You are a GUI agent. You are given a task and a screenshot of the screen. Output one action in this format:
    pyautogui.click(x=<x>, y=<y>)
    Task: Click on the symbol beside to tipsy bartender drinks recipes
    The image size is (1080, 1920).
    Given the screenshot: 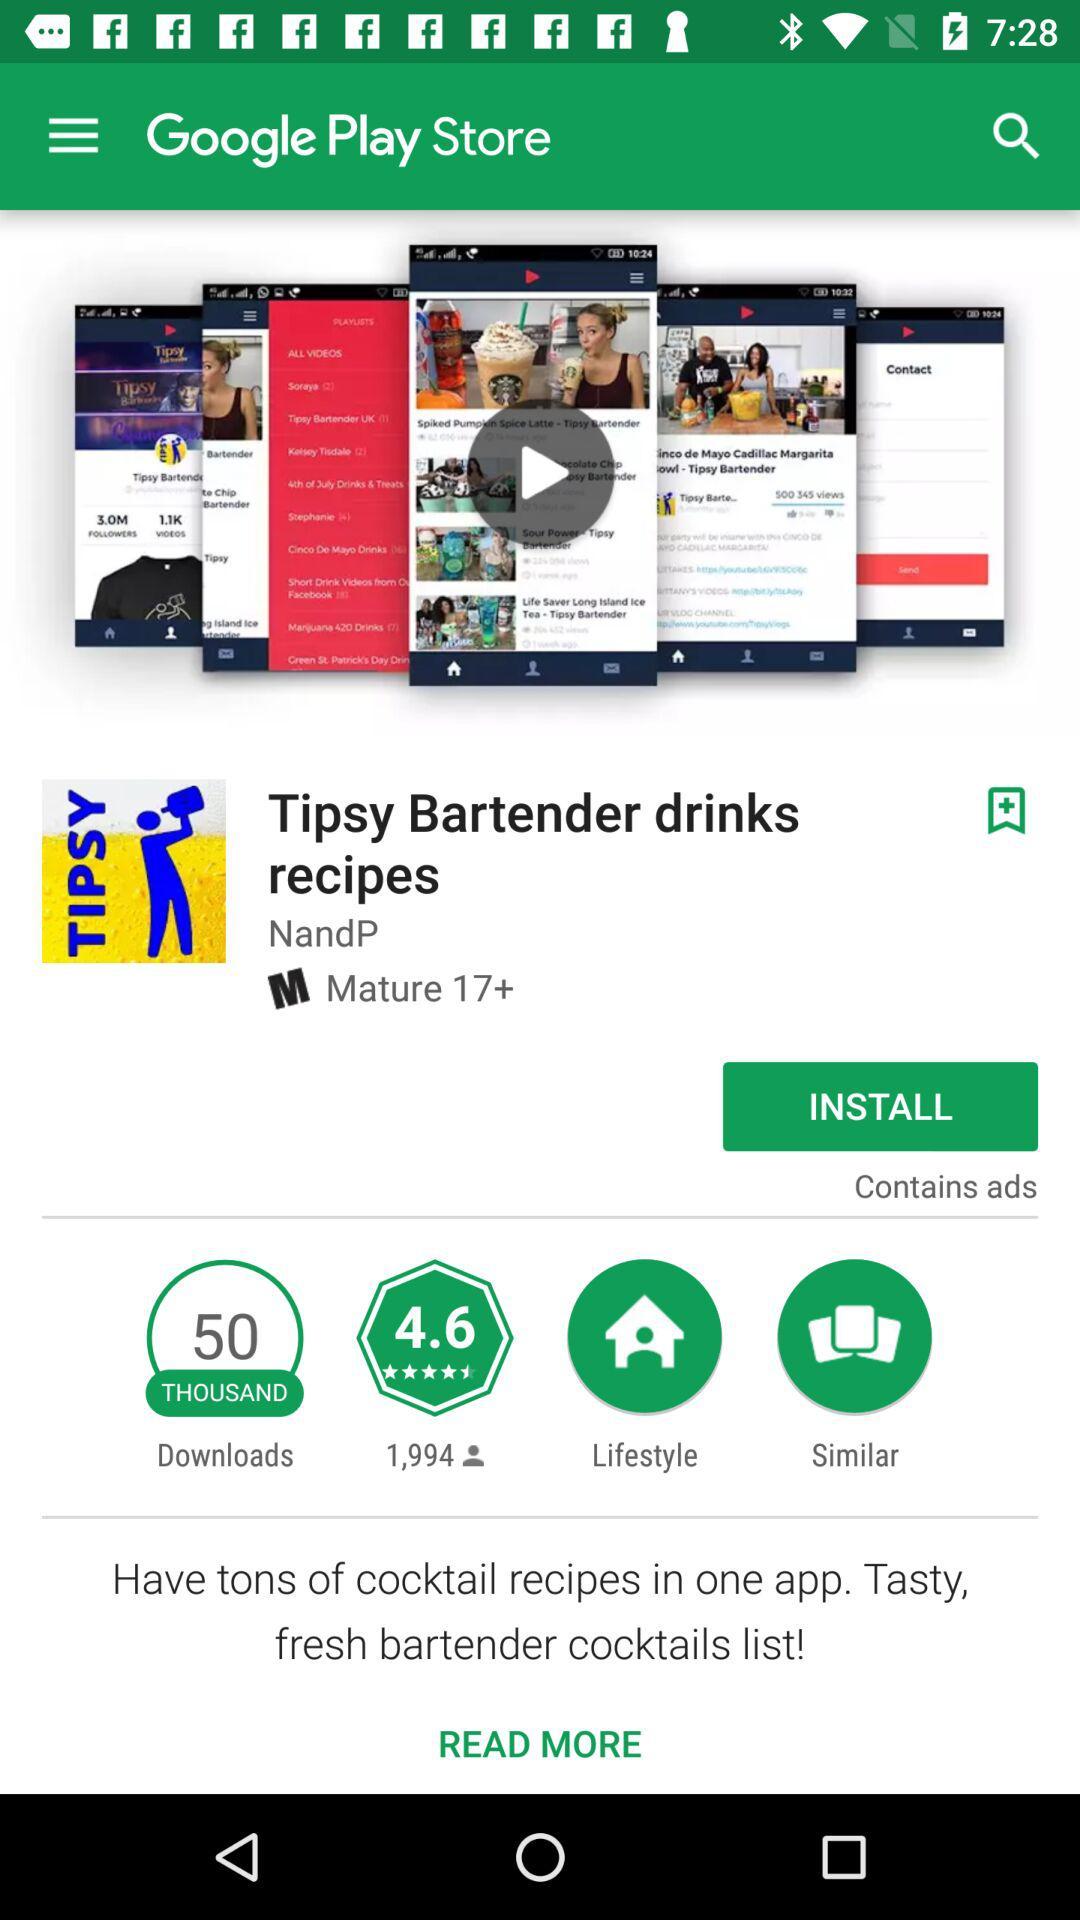 What is the action you would take?
    pyautogui.click(x=1006, y=810)
    